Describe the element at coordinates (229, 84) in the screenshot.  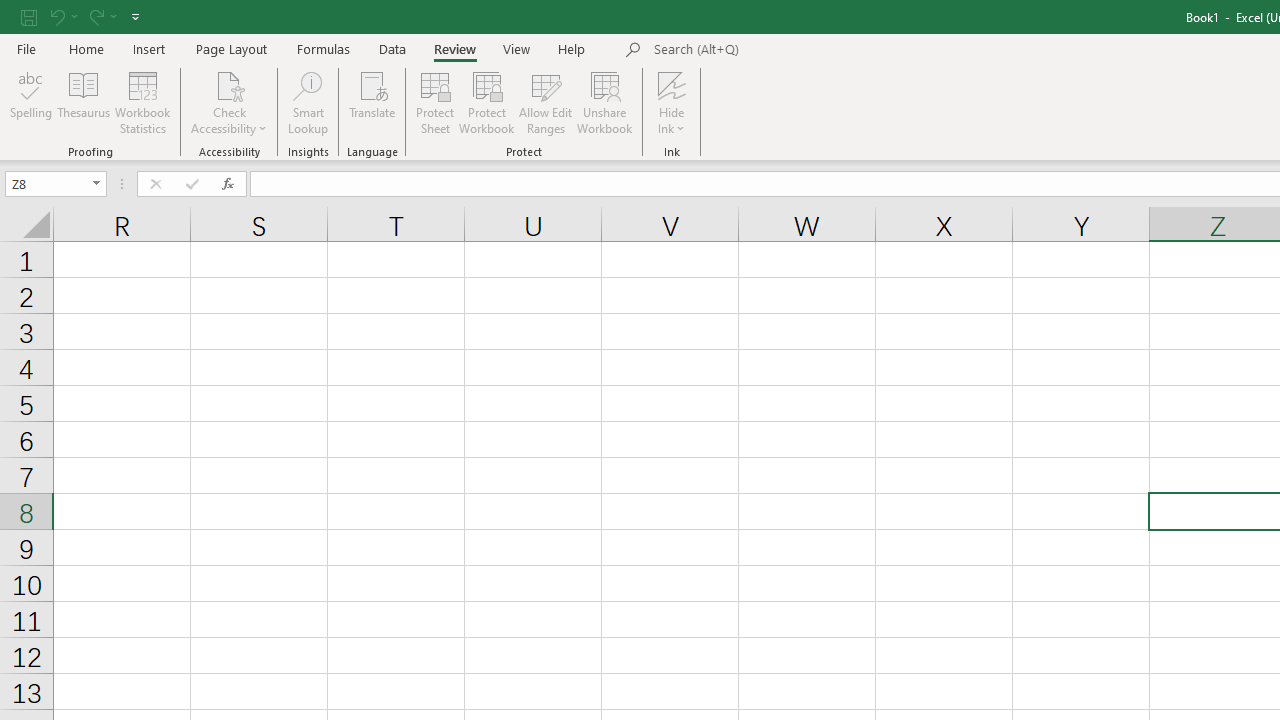
I see `'Check Accessibility'` at that location.